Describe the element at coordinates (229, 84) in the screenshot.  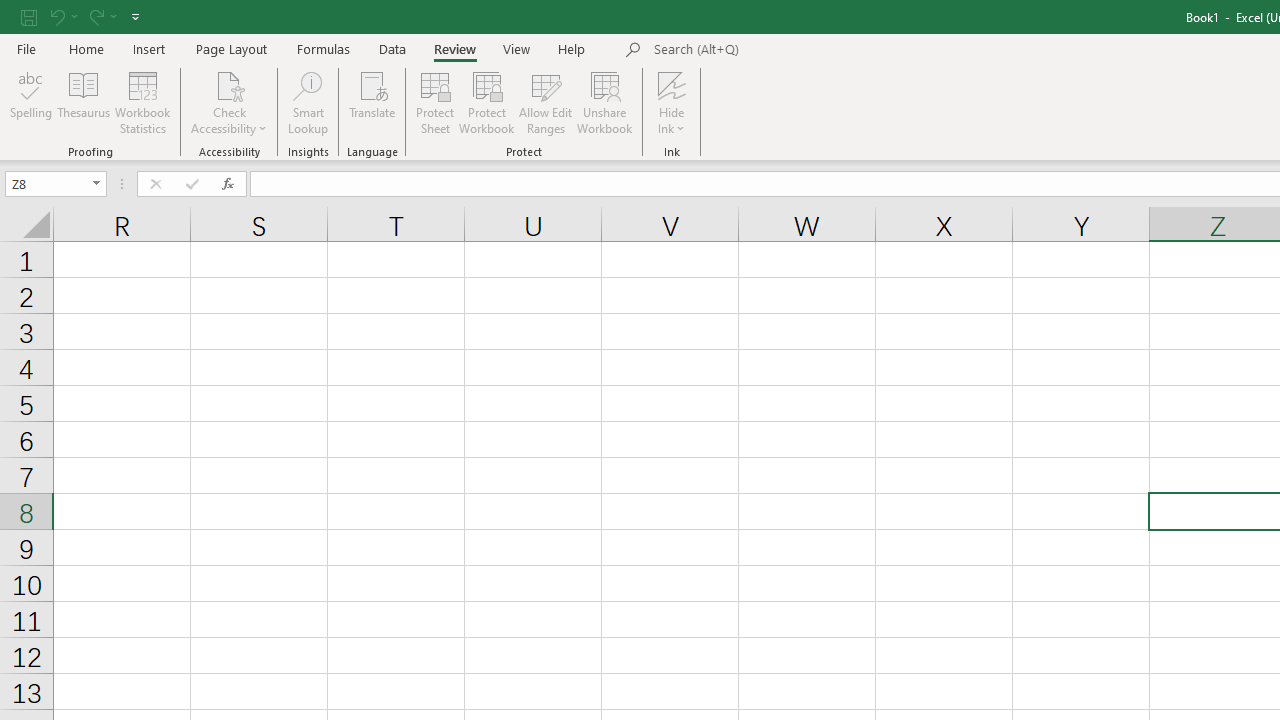
I see `'Check Accessibility'` at that location.